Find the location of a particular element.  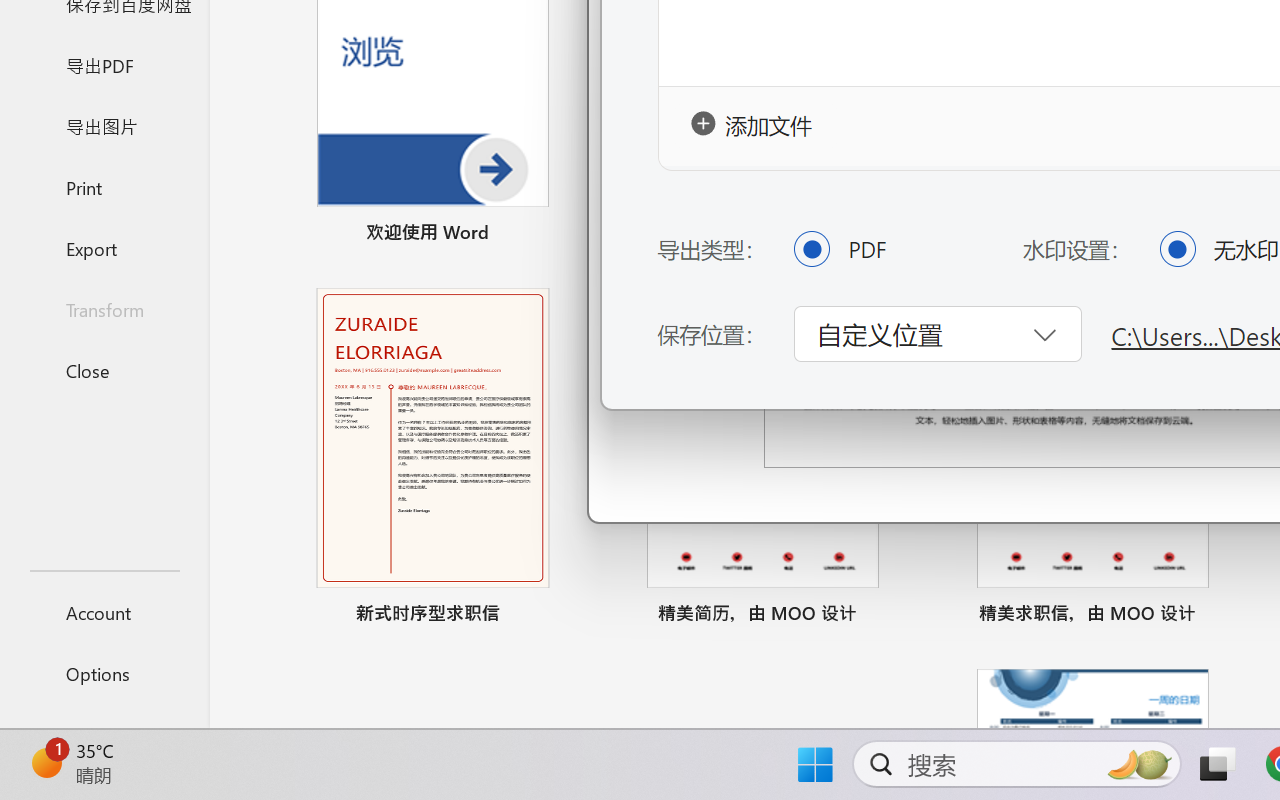

'Account' is located at coordinates (103, 612).